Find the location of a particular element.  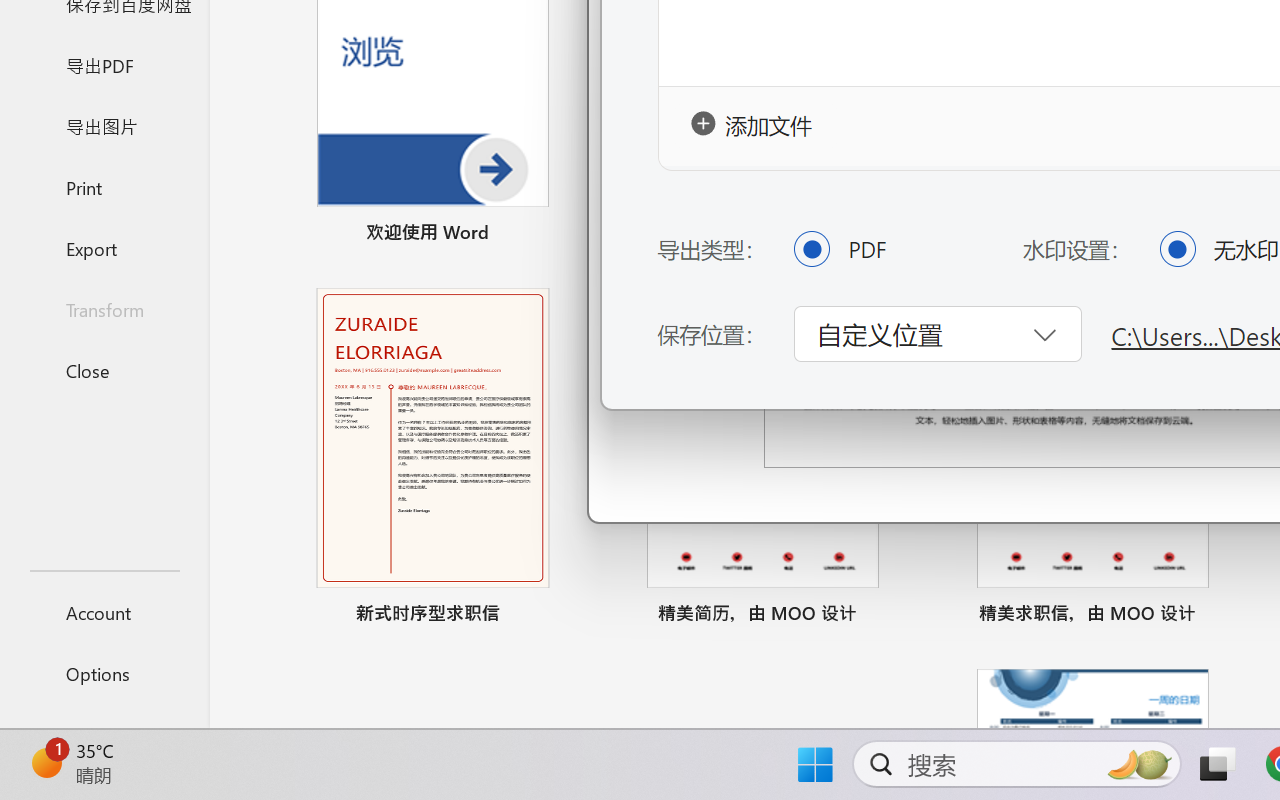

'Account' is located at coordinates (103, 612).